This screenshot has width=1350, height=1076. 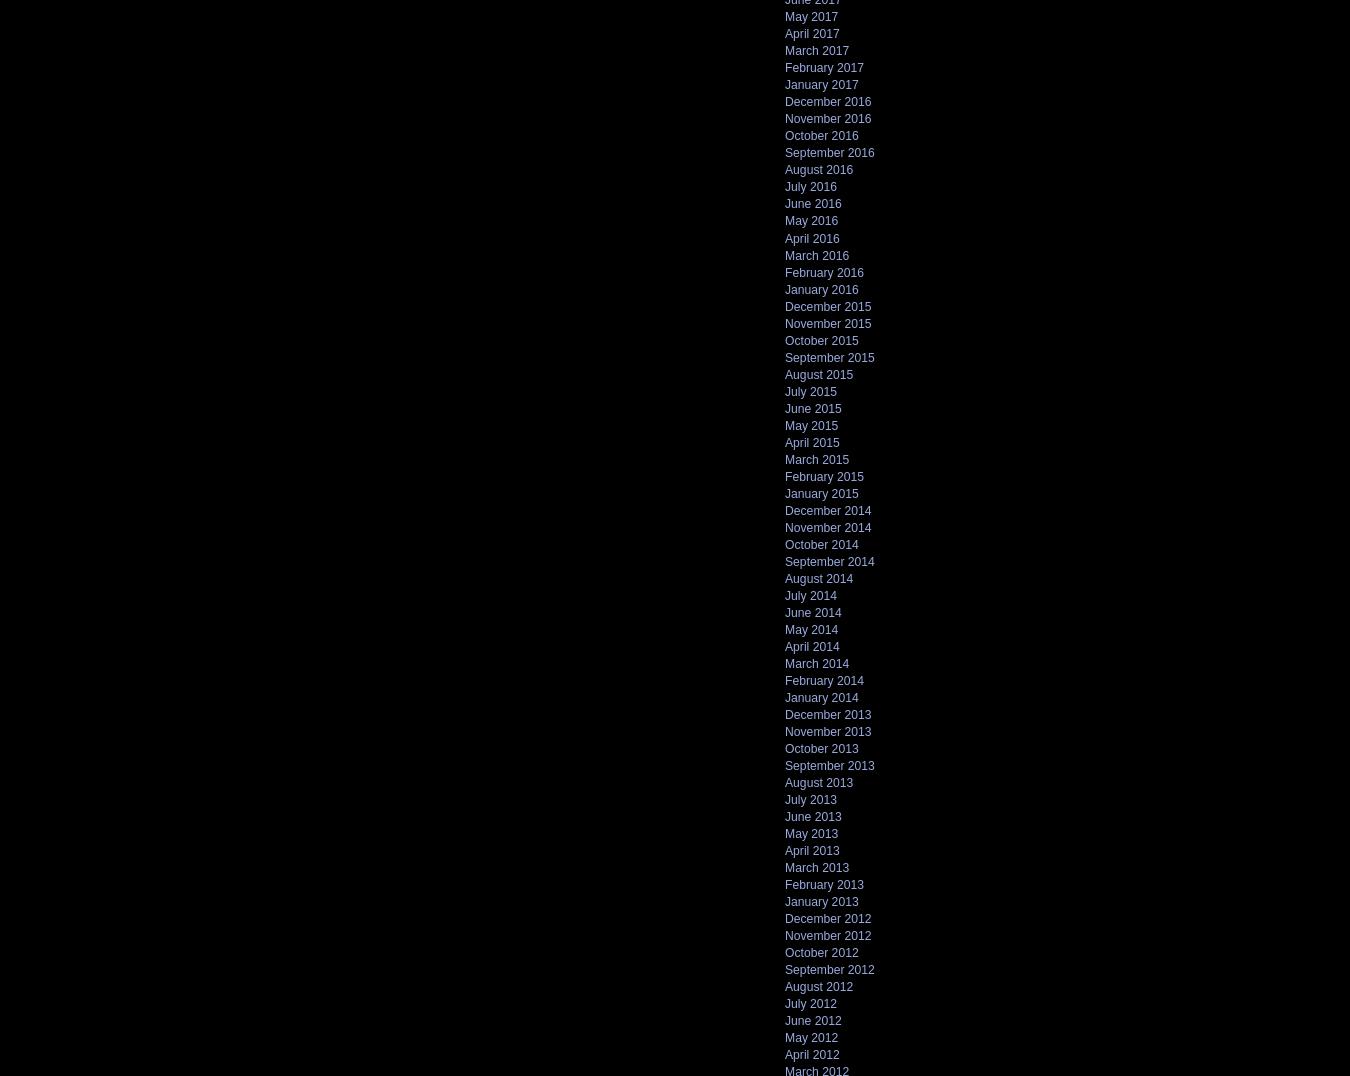 I want to click on 'April 2016', so click(x=812, y=238).